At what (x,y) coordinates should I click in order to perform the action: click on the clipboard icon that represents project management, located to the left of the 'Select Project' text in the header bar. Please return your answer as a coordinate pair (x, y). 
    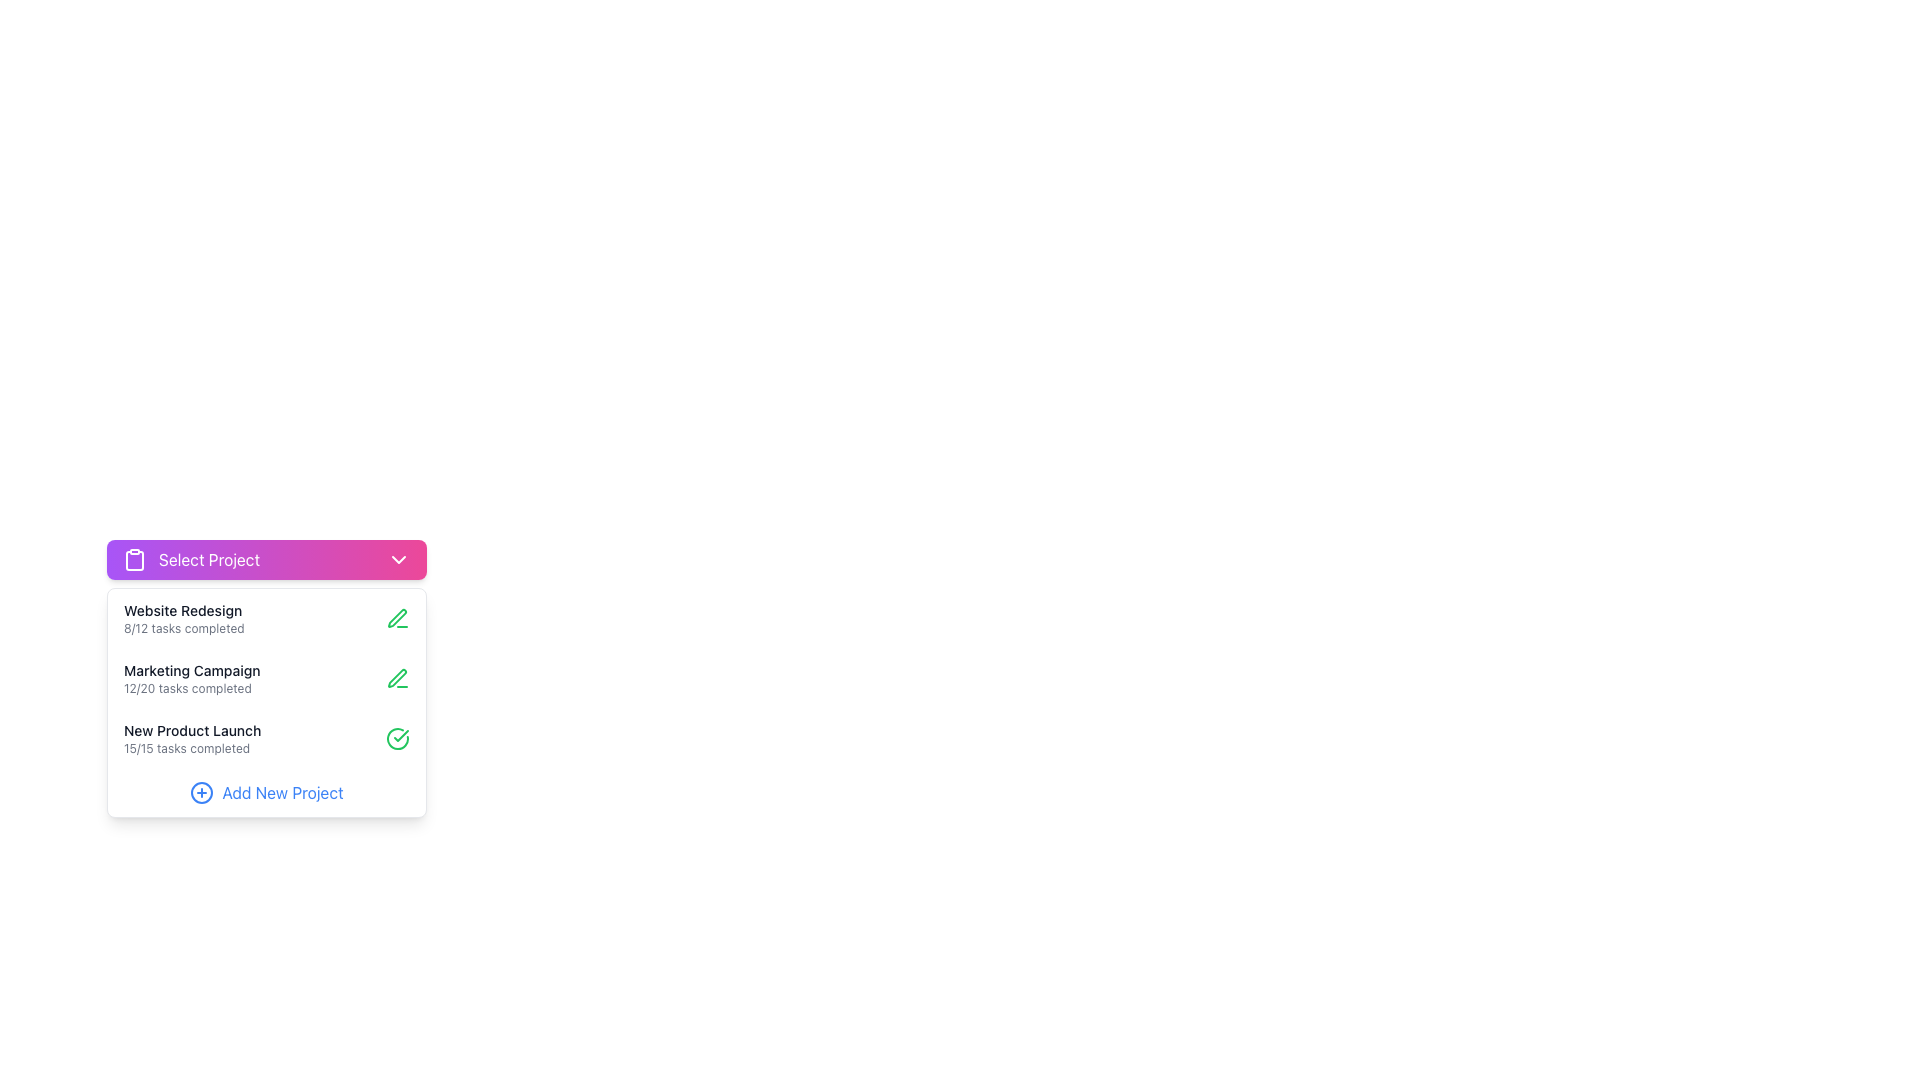
    Looking at the image, I should click on (133, 560).